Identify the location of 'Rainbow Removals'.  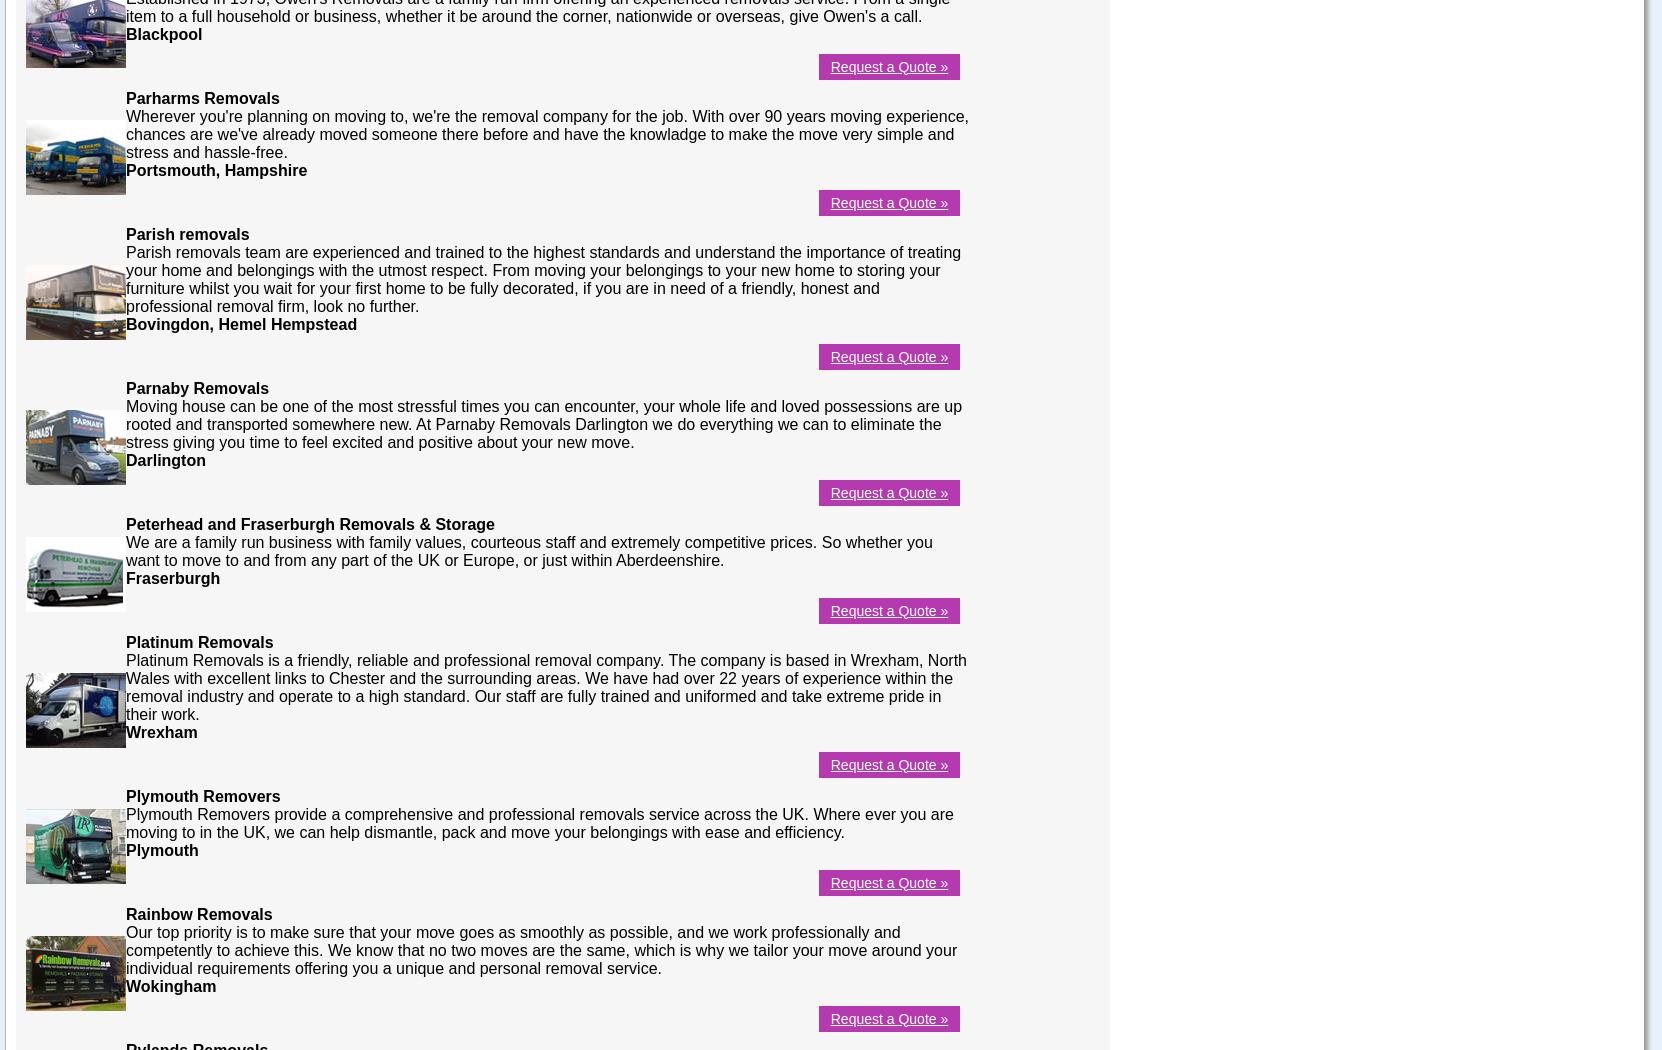
(197, 913).